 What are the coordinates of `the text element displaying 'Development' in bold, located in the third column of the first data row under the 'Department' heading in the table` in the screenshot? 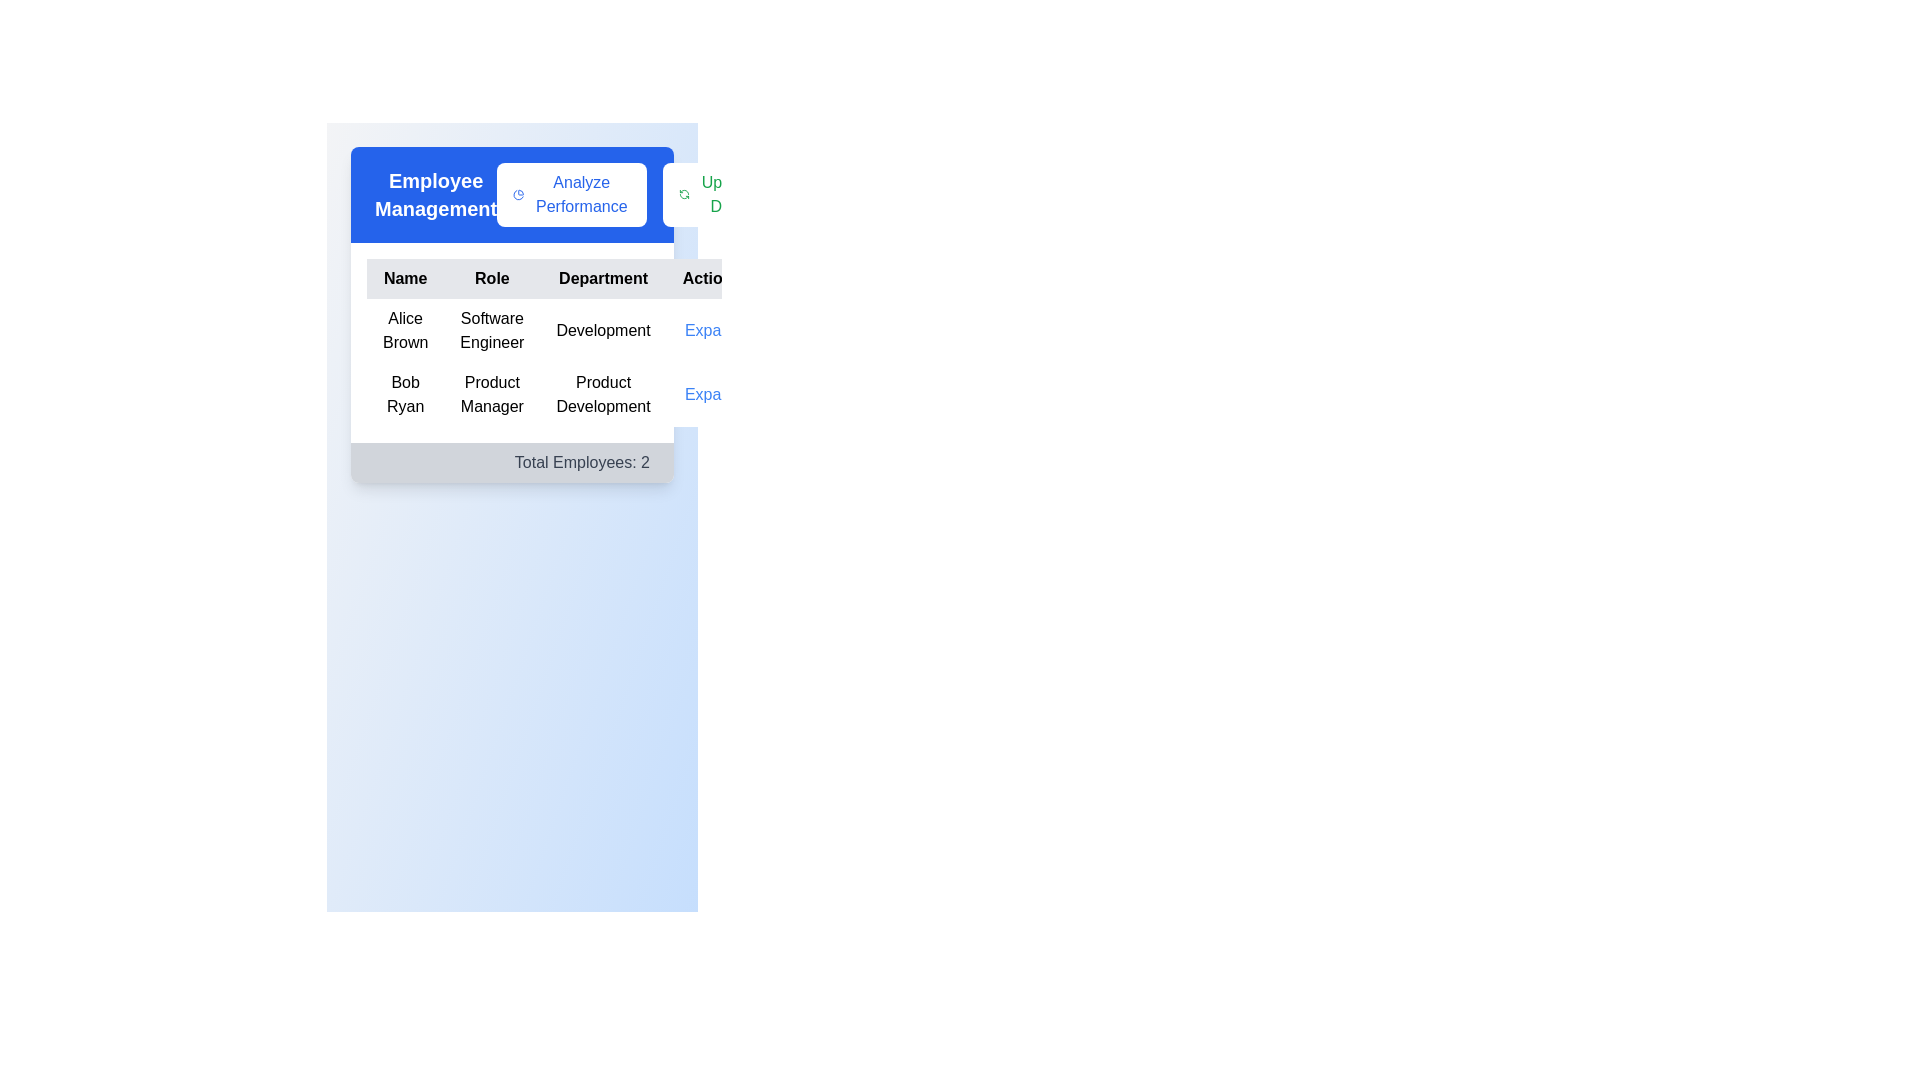 It's located at (602, 330).